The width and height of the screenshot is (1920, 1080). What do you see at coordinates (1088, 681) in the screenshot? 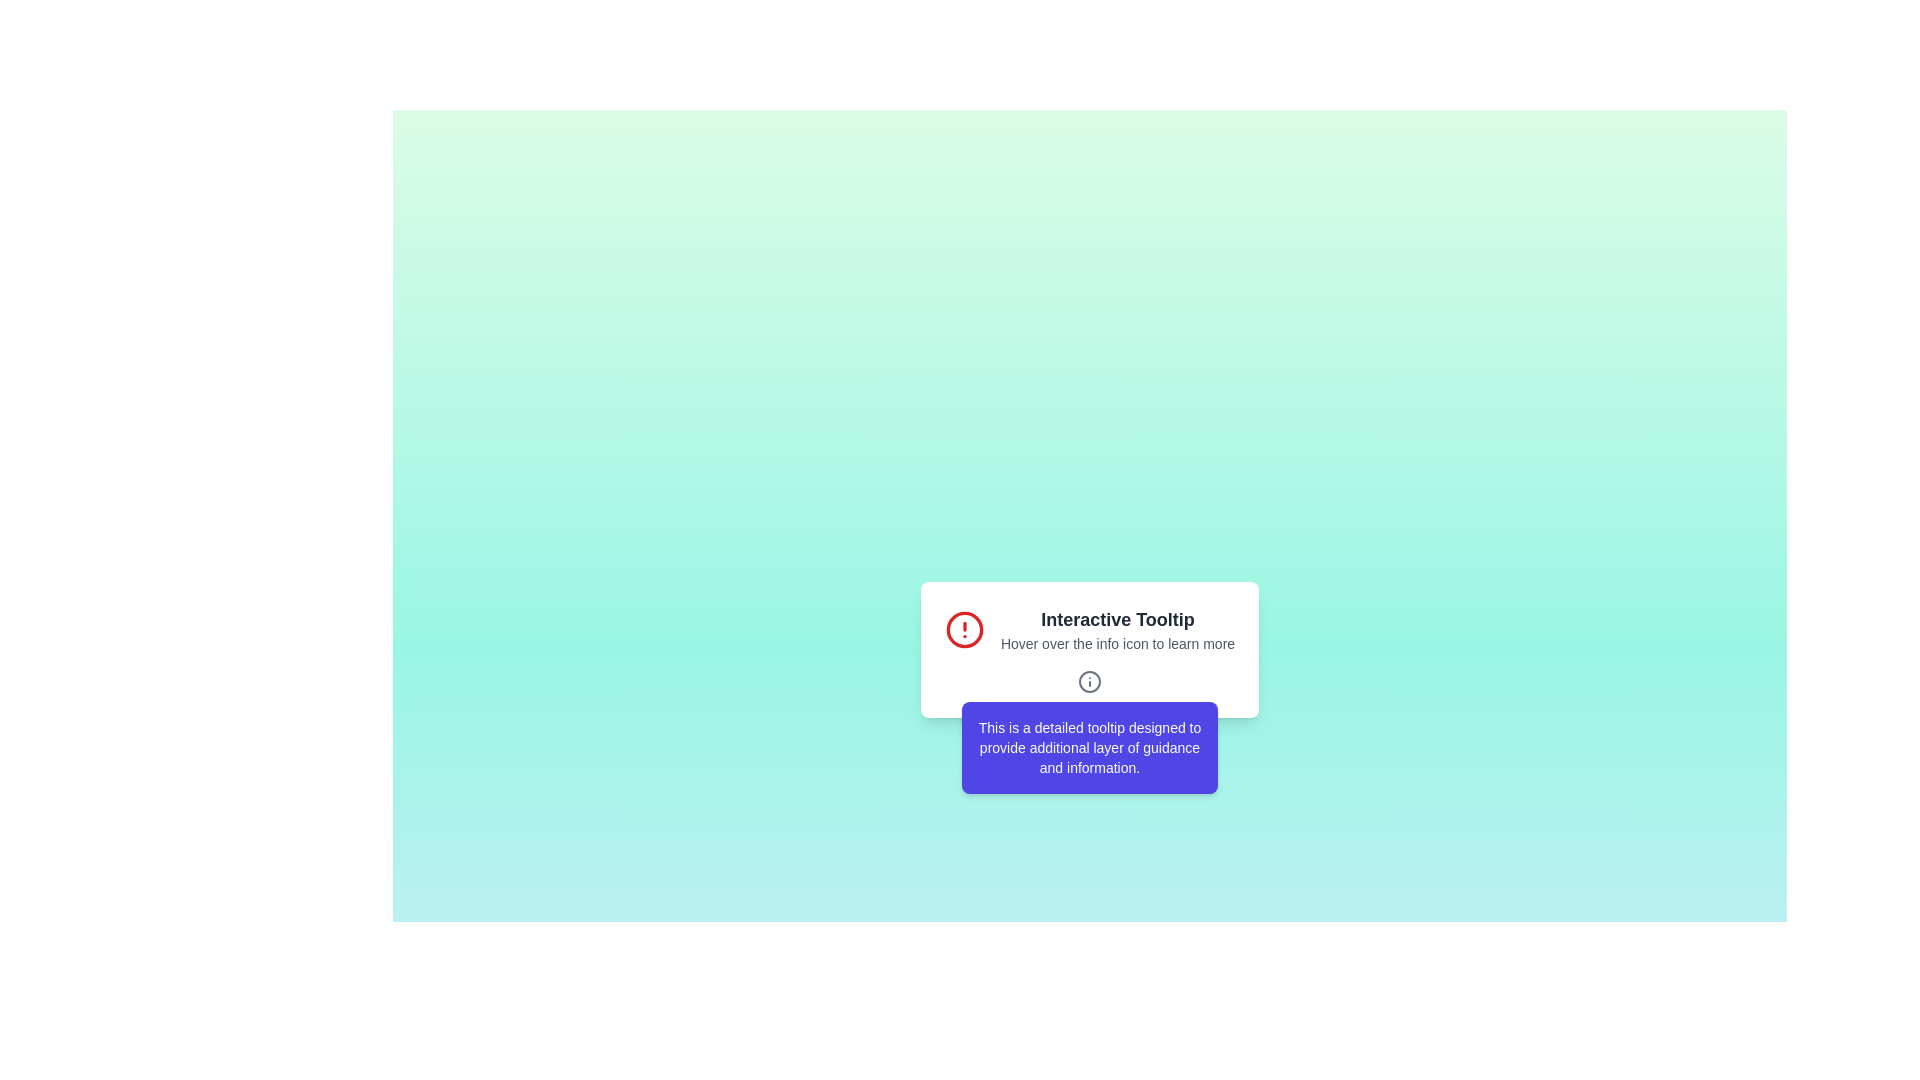
I see `the informational icon represented by the SVG Circle located within the tooltip panel under the title 'Interactive Tooltip'` at bounding box center [1088, 681].